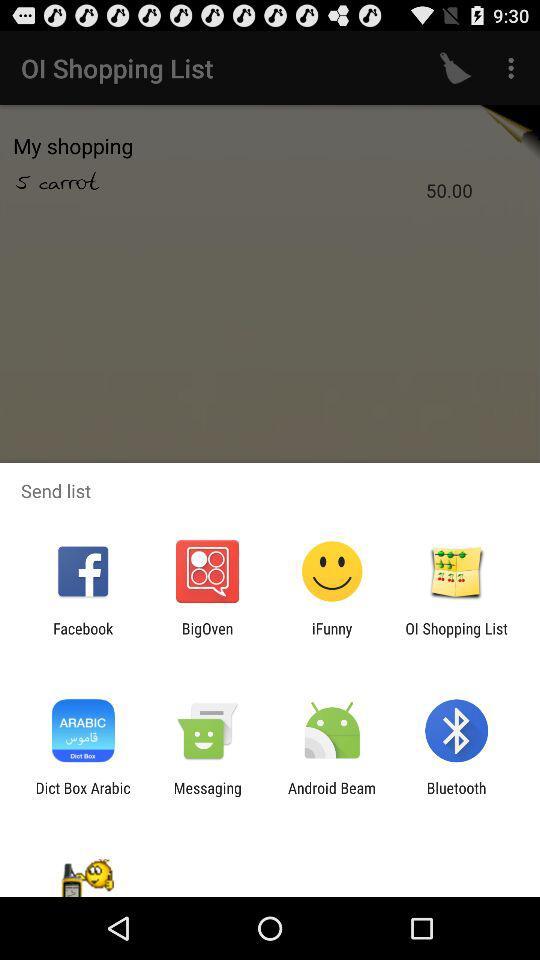 The height and width of the screenshot is (960, 540). Describe the element at coordinates (332, 636) in the screenshot. I see `icon to the left of oi shopping list icon` at that location.